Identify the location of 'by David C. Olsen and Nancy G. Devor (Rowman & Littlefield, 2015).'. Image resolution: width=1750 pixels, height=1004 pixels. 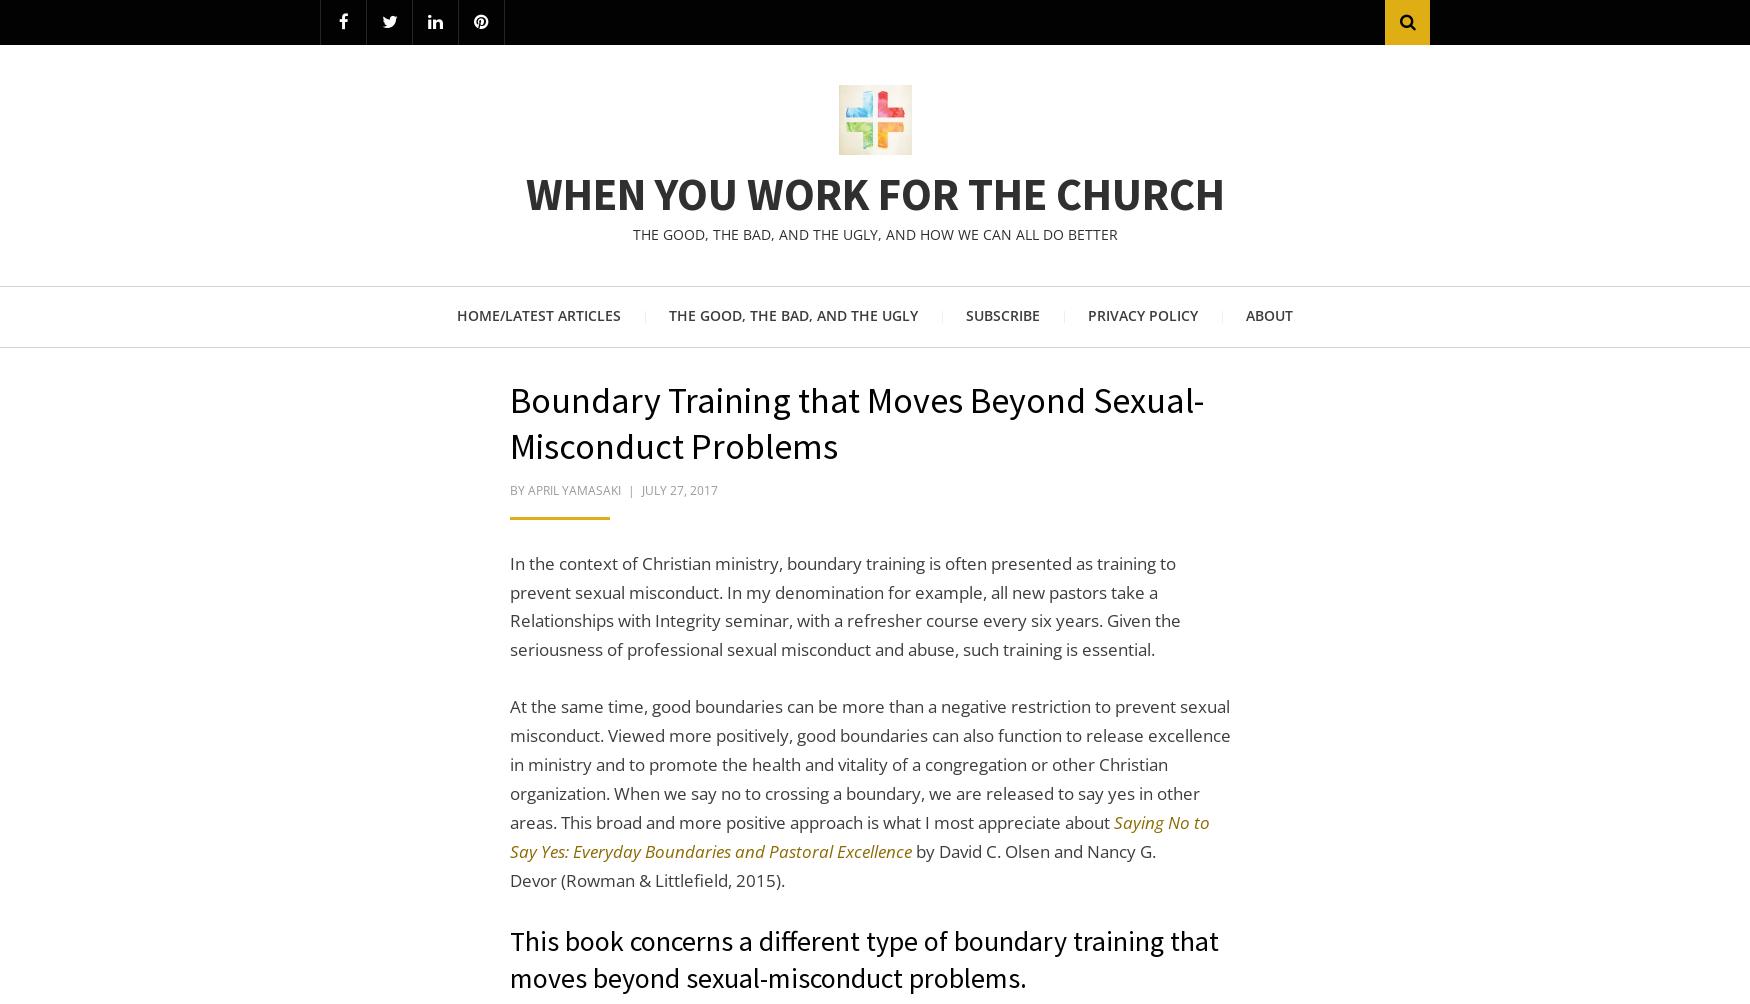
(508, 865).